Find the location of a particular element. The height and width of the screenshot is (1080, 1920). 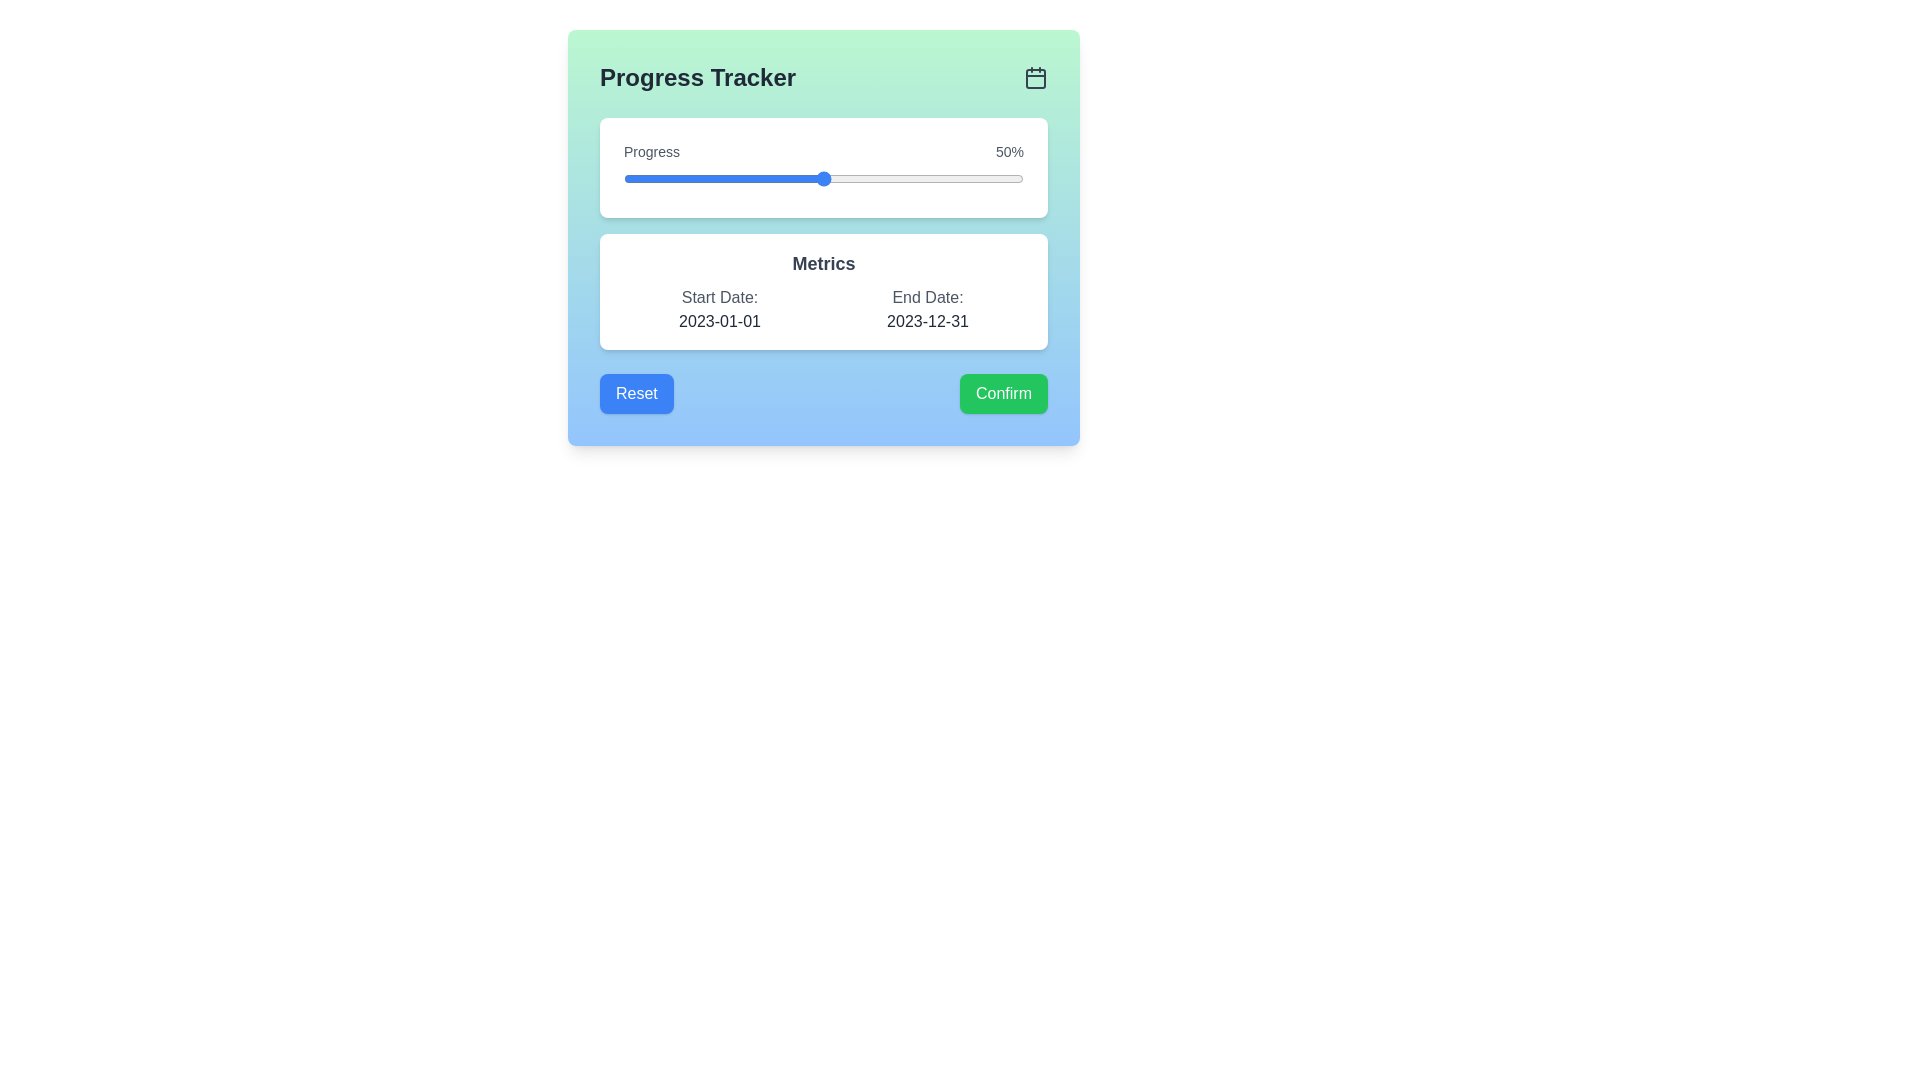

the 'Start Date:' text label that displays '2023-01-01' is located at coordinates (720, 309).